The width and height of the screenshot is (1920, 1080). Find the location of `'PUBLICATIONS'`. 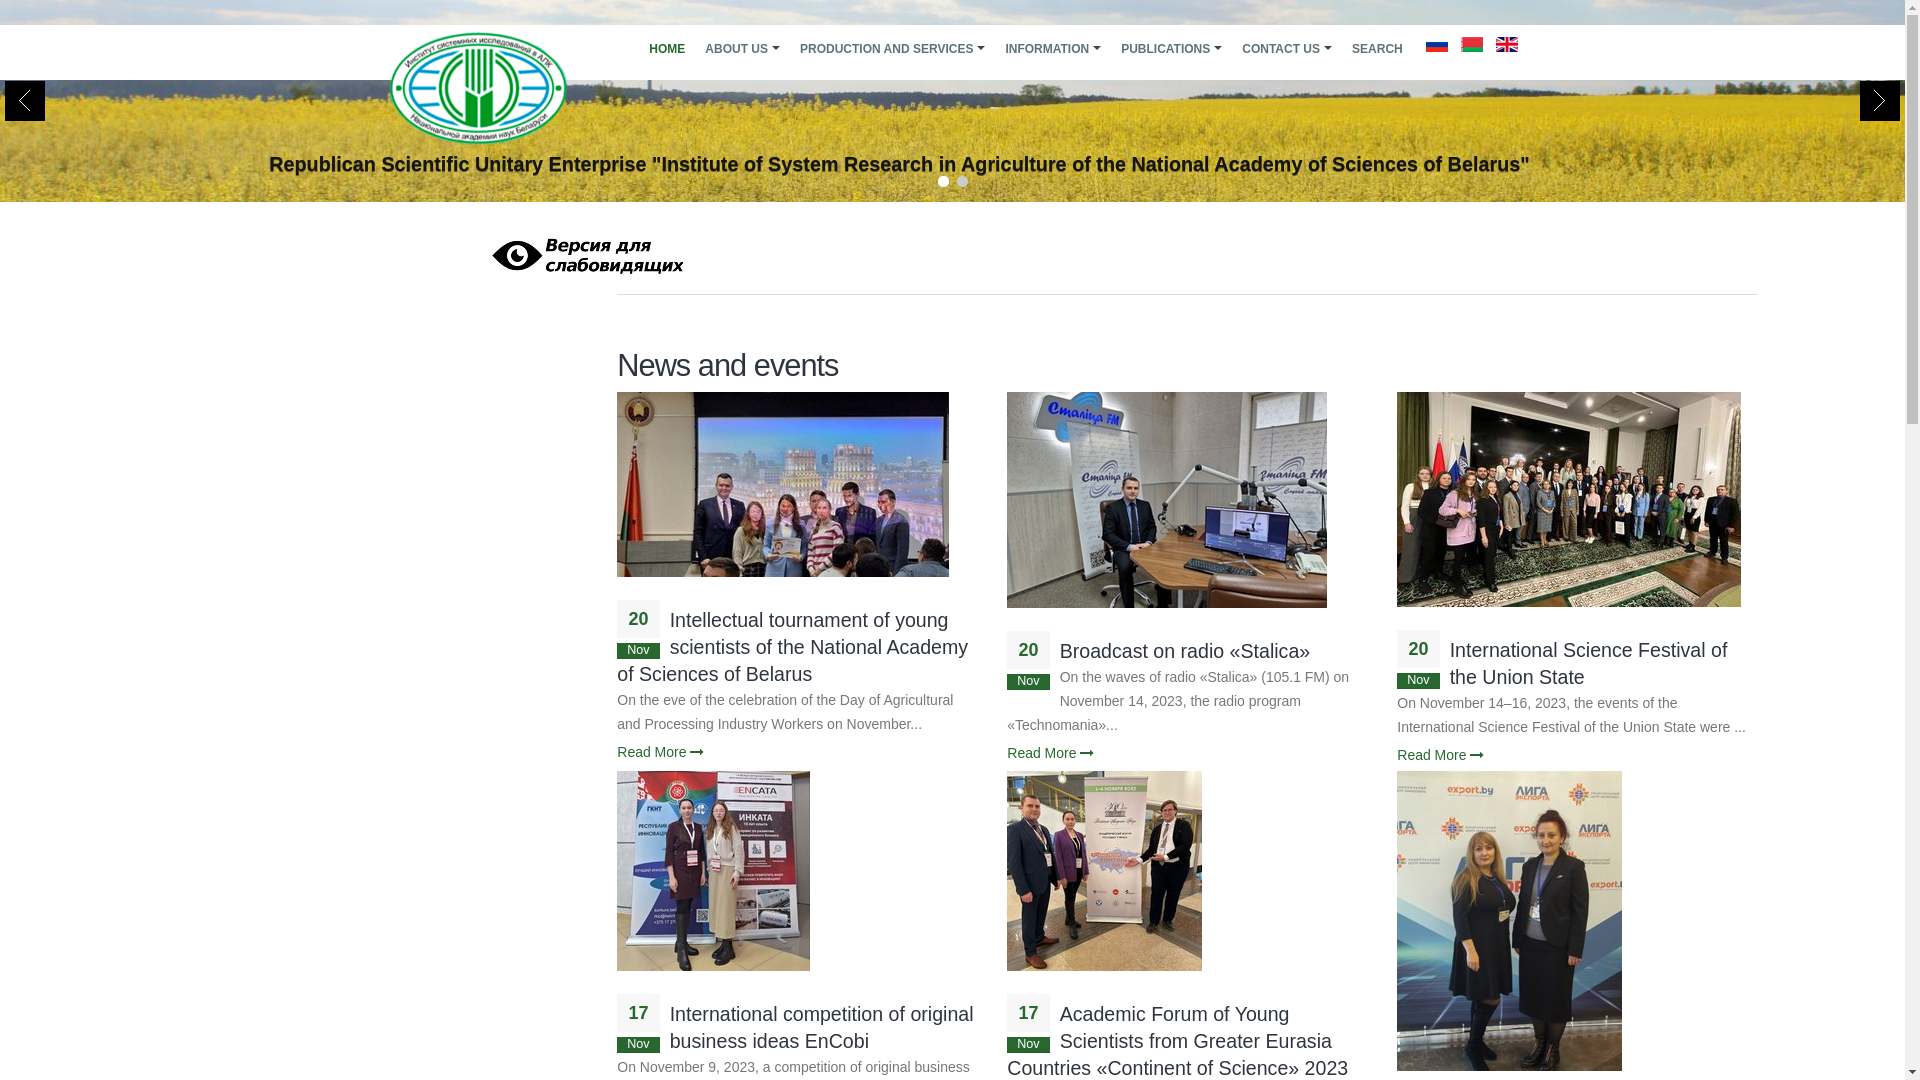

'PUBLICATIONS' is located at coordinates (1171, 48).